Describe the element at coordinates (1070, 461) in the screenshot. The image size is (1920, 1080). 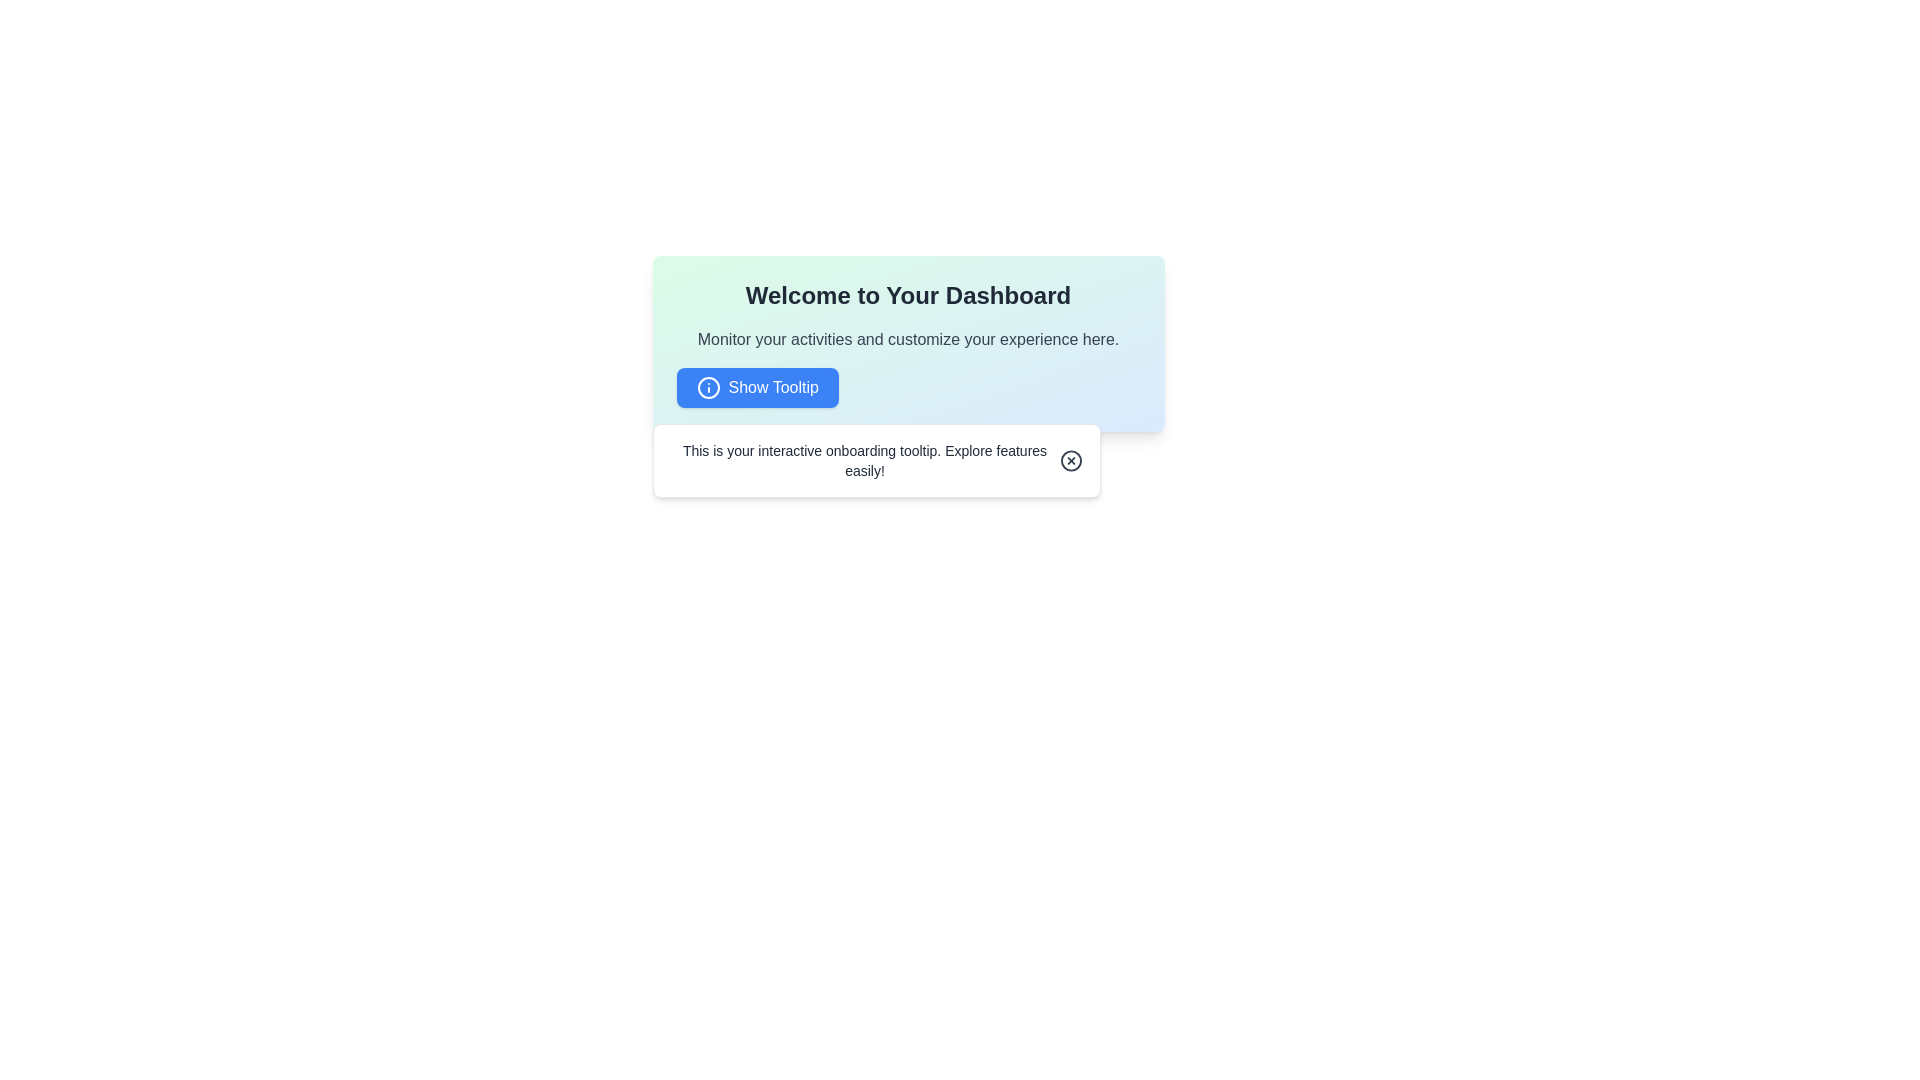
I see `the close button located at the far right end of the white tooltip box` at that location.